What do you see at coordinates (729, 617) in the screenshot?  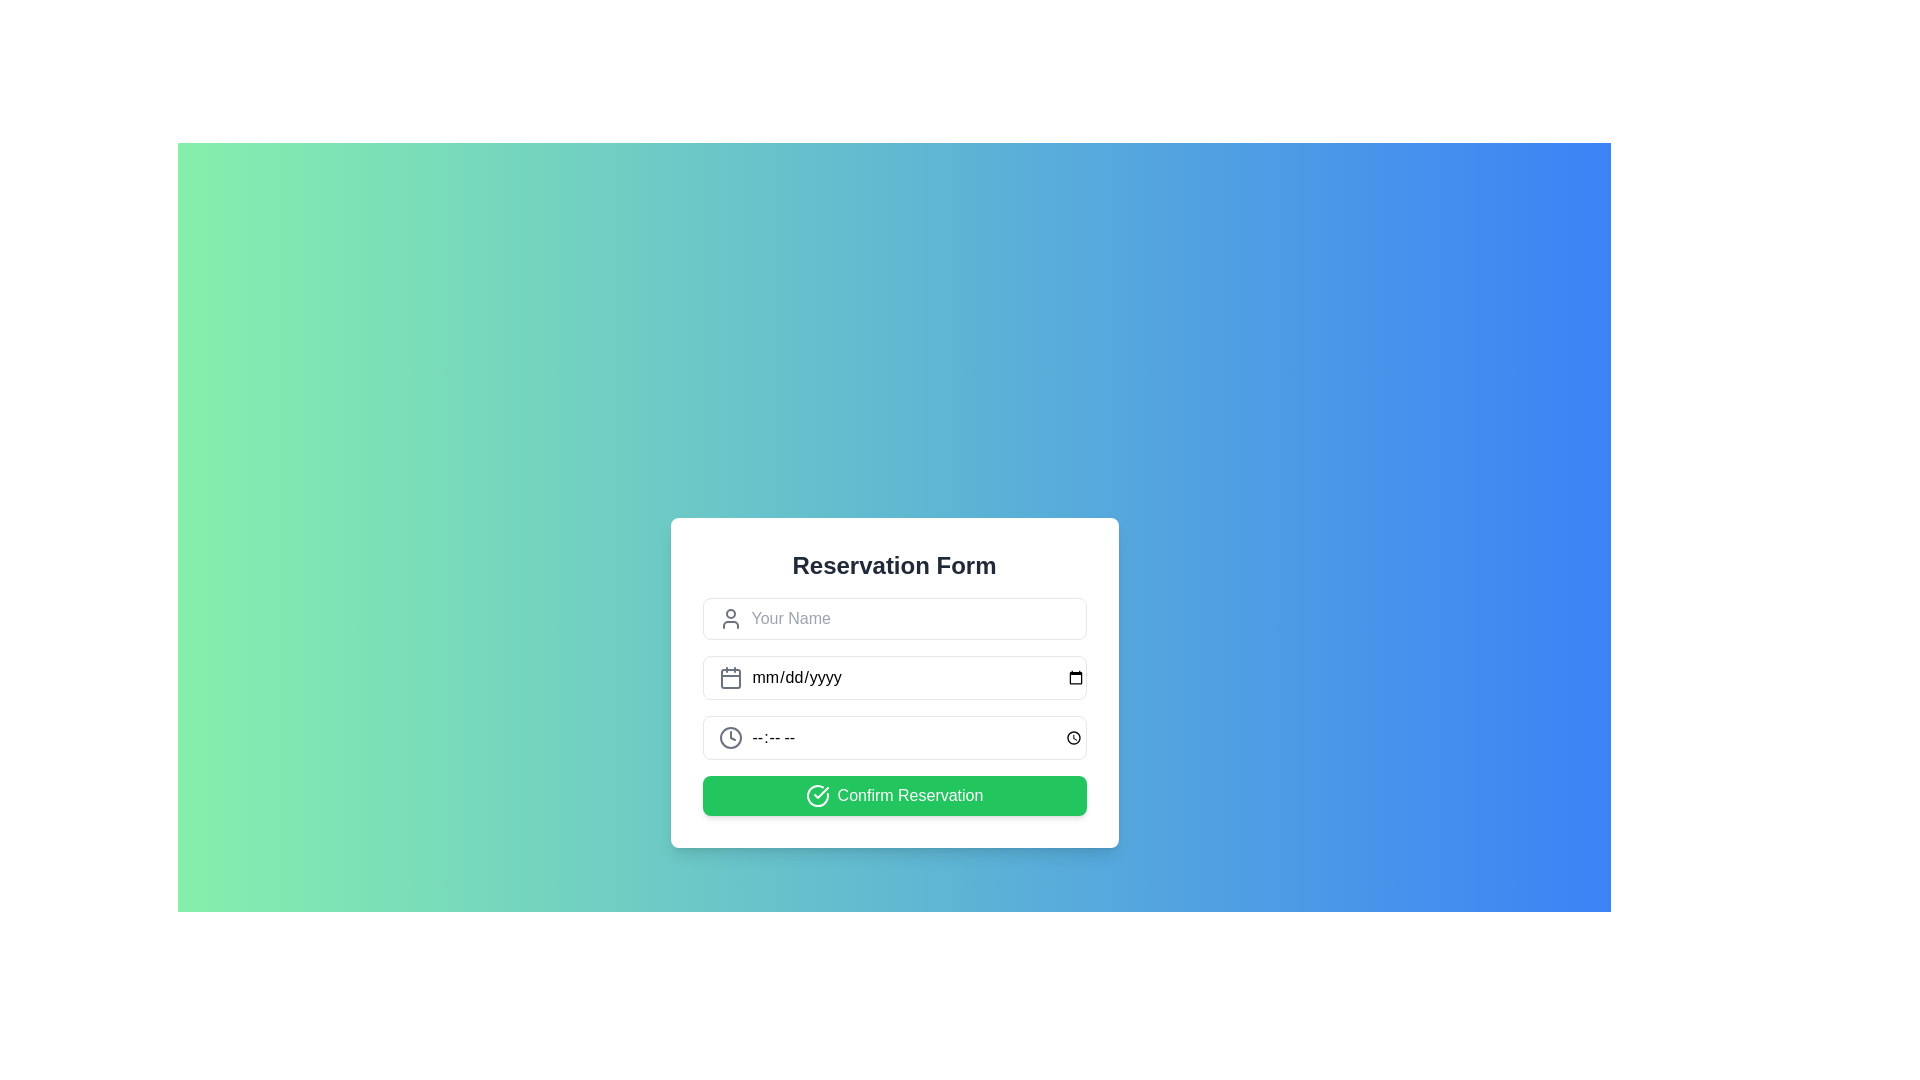 I see `the SVG user icon represented as a line drawing of a person, which is located to the left of the input field labeled 'Your Name'` at bounding box center [729, 617].